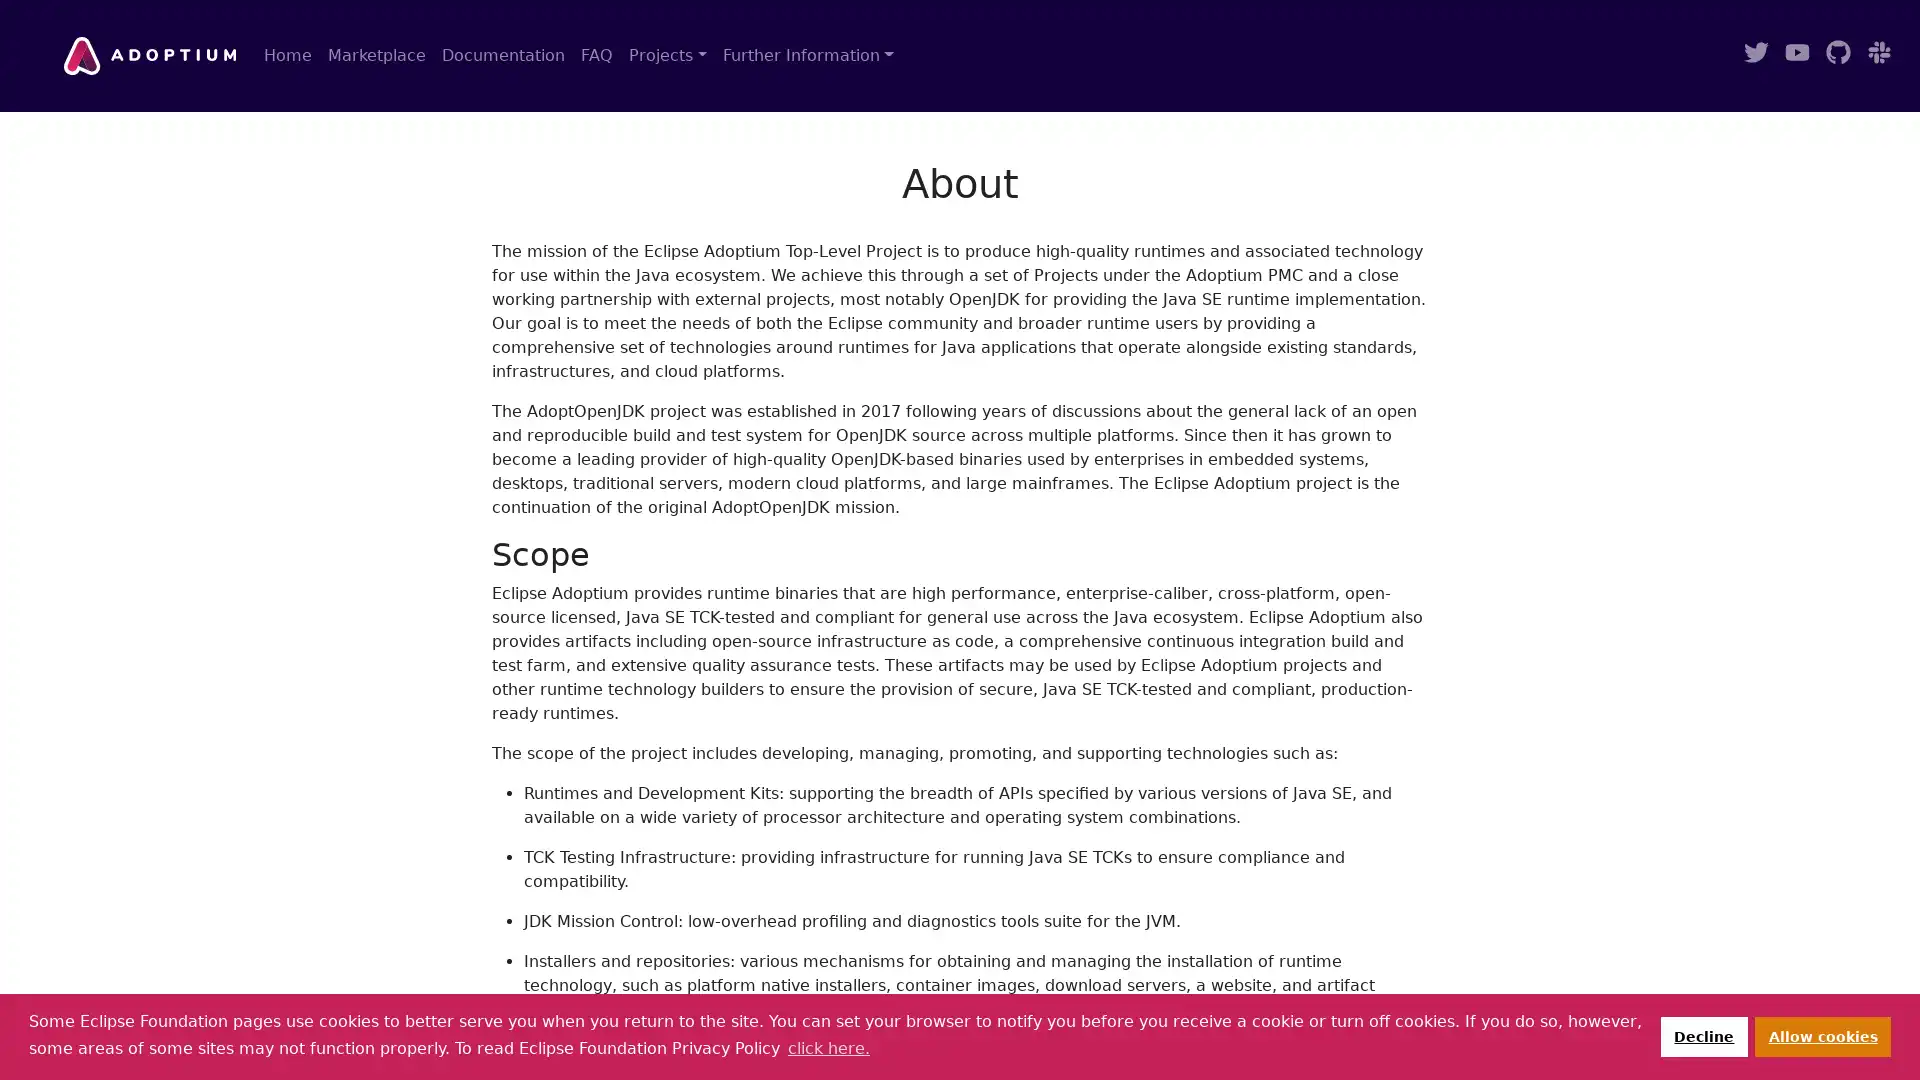 The width and height of the screenshot is (1920, 1080). What do you see at coordinates (1702, 1035) in the screenshot?
I see `deny cookies` at bounding box center [1702, 1035].